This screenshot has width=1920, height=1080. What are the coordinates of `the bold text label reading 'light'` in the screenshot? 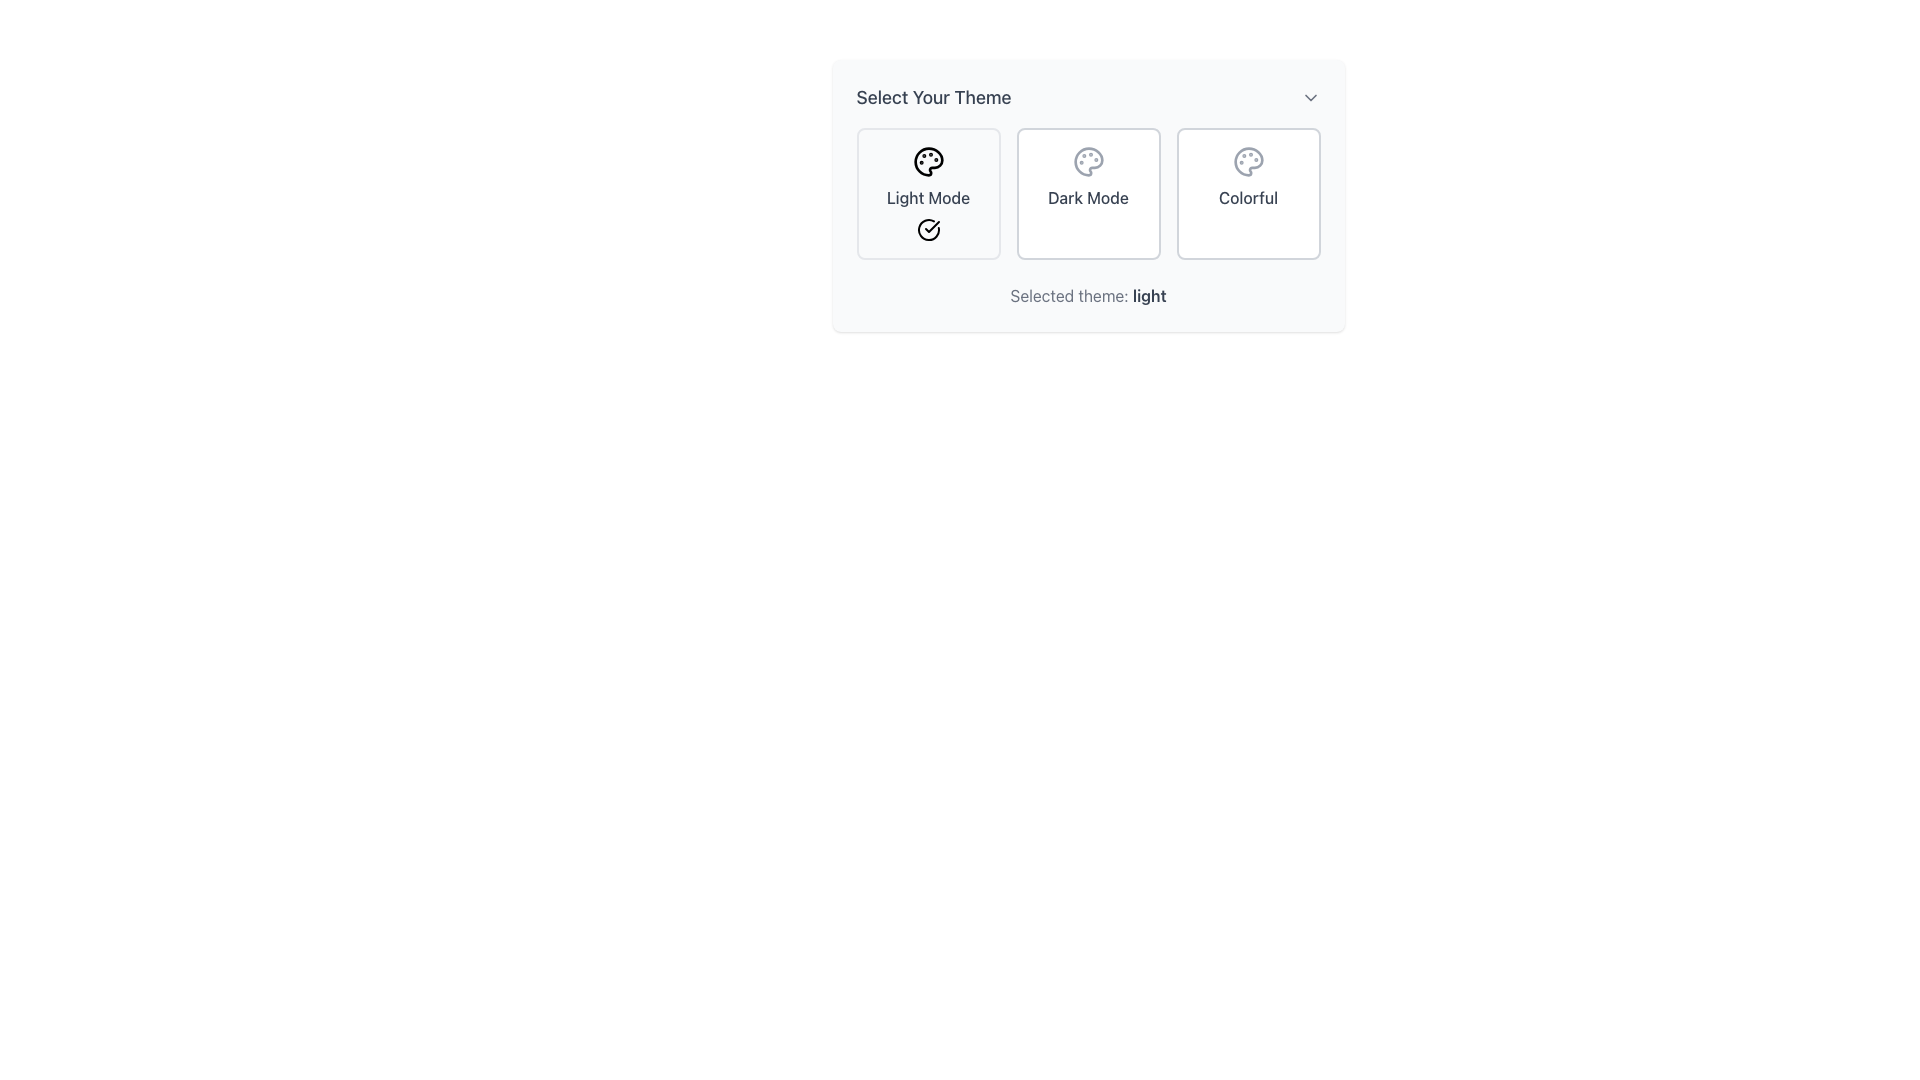 It's located at (1149, 296).